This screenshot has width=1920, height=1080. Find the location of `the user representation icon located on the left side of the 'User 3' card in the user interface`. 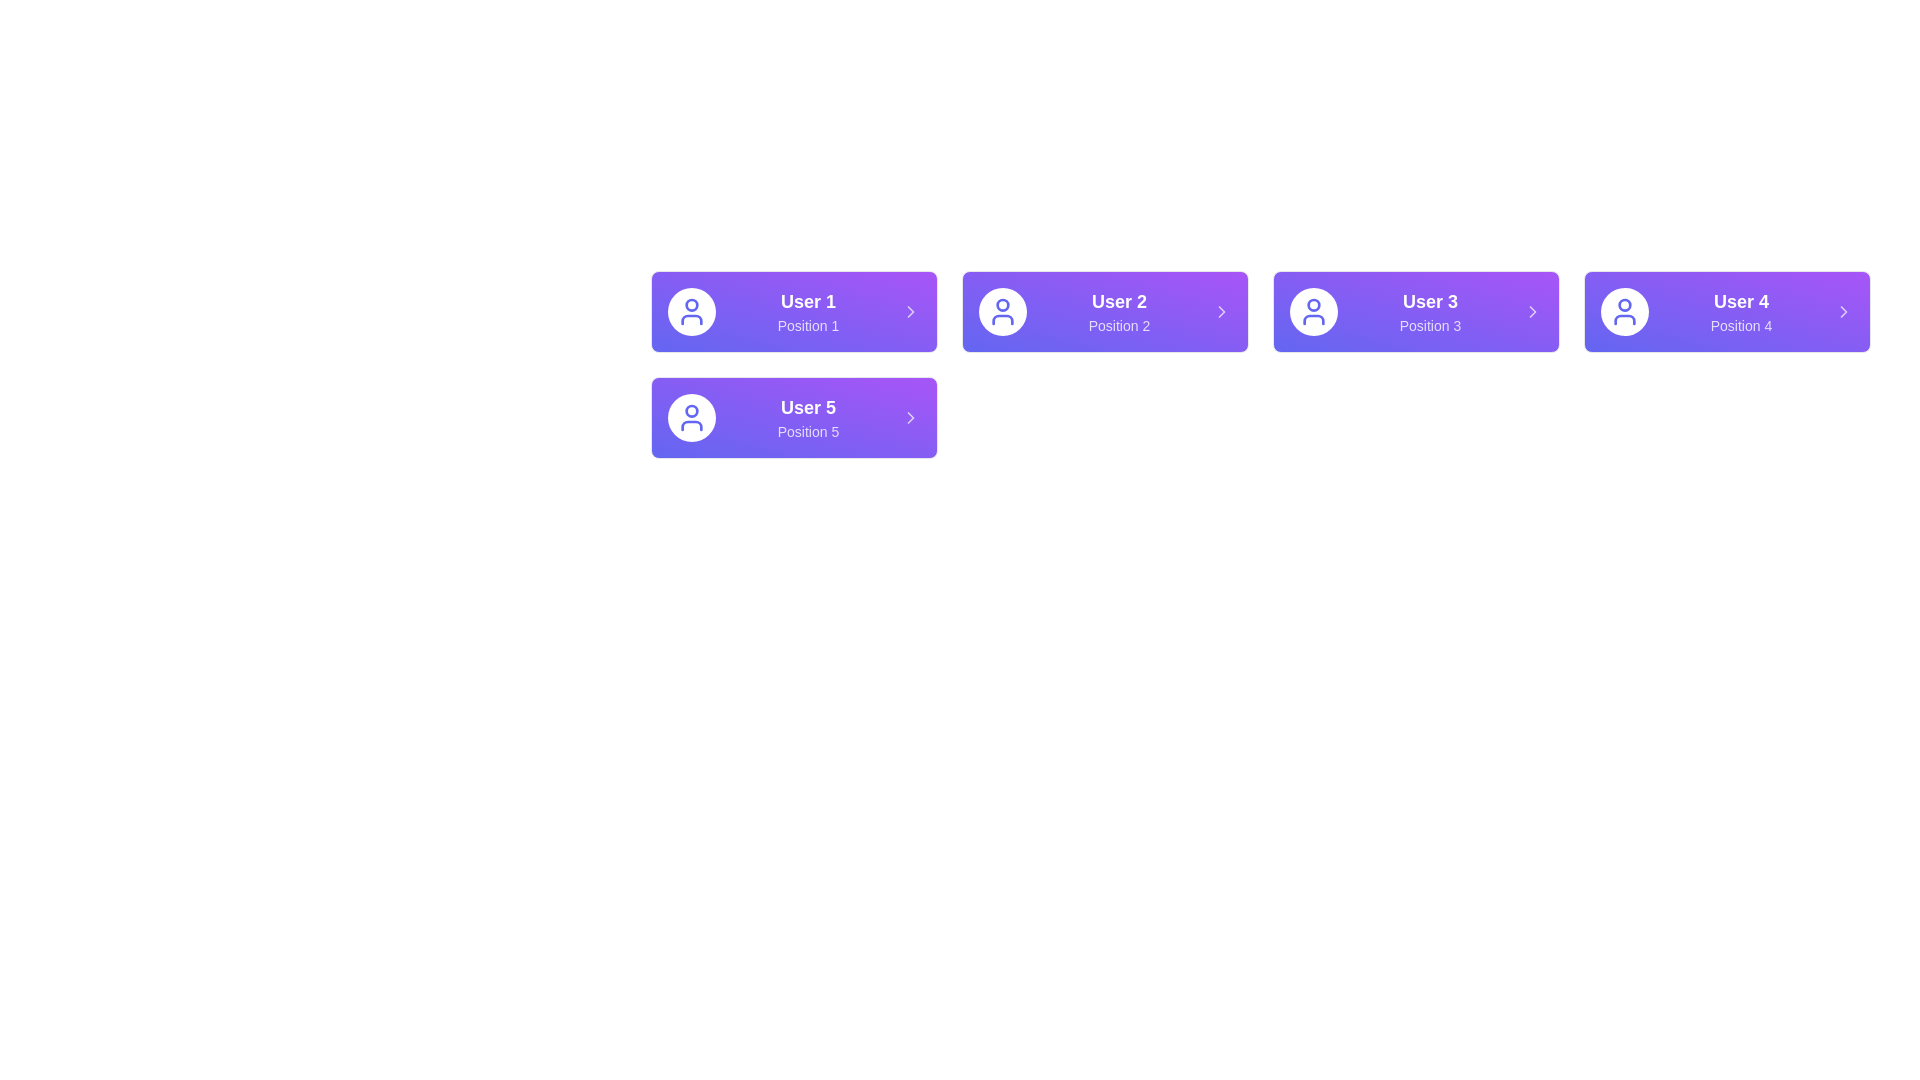

the user representation icon located on the left side of the 'User 3' card in the user interface is located at coordinates (1314, 312).